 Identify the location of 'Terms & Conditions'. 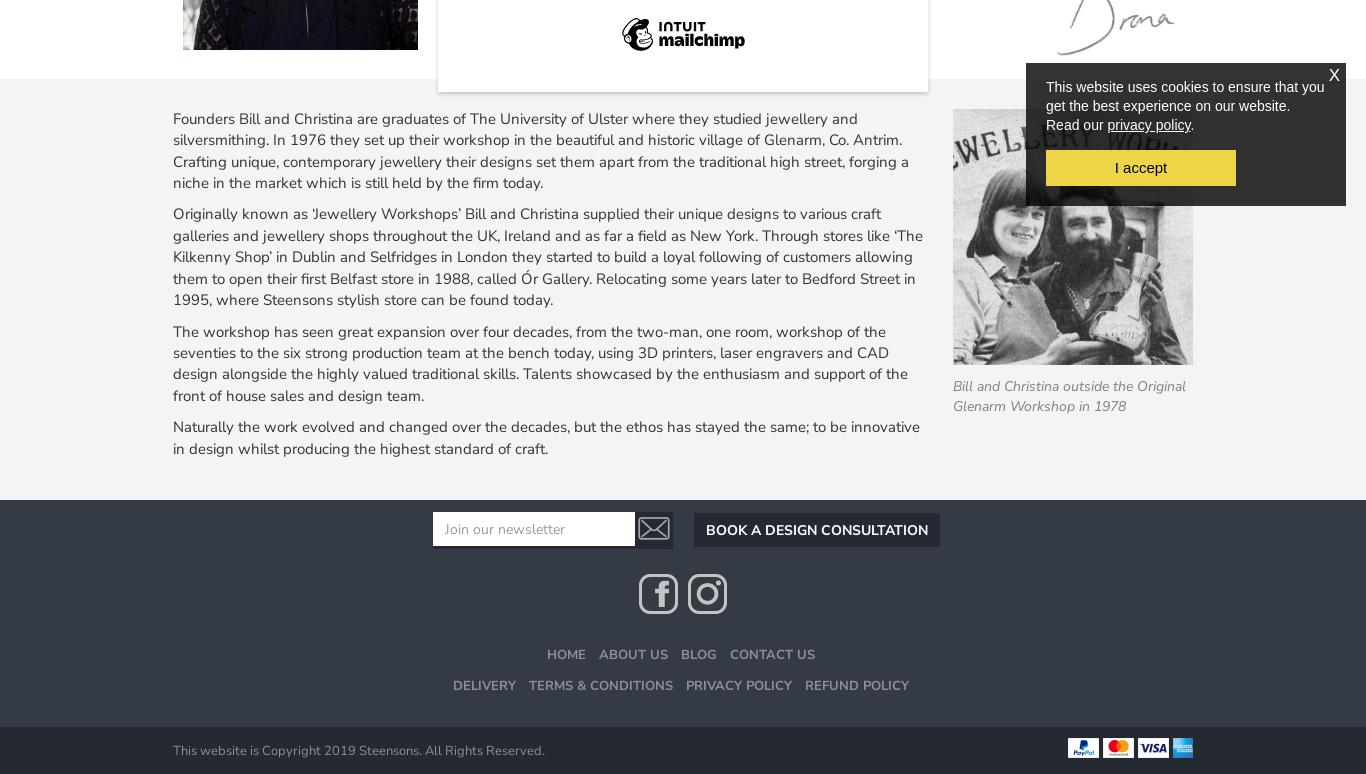
(598, 684).